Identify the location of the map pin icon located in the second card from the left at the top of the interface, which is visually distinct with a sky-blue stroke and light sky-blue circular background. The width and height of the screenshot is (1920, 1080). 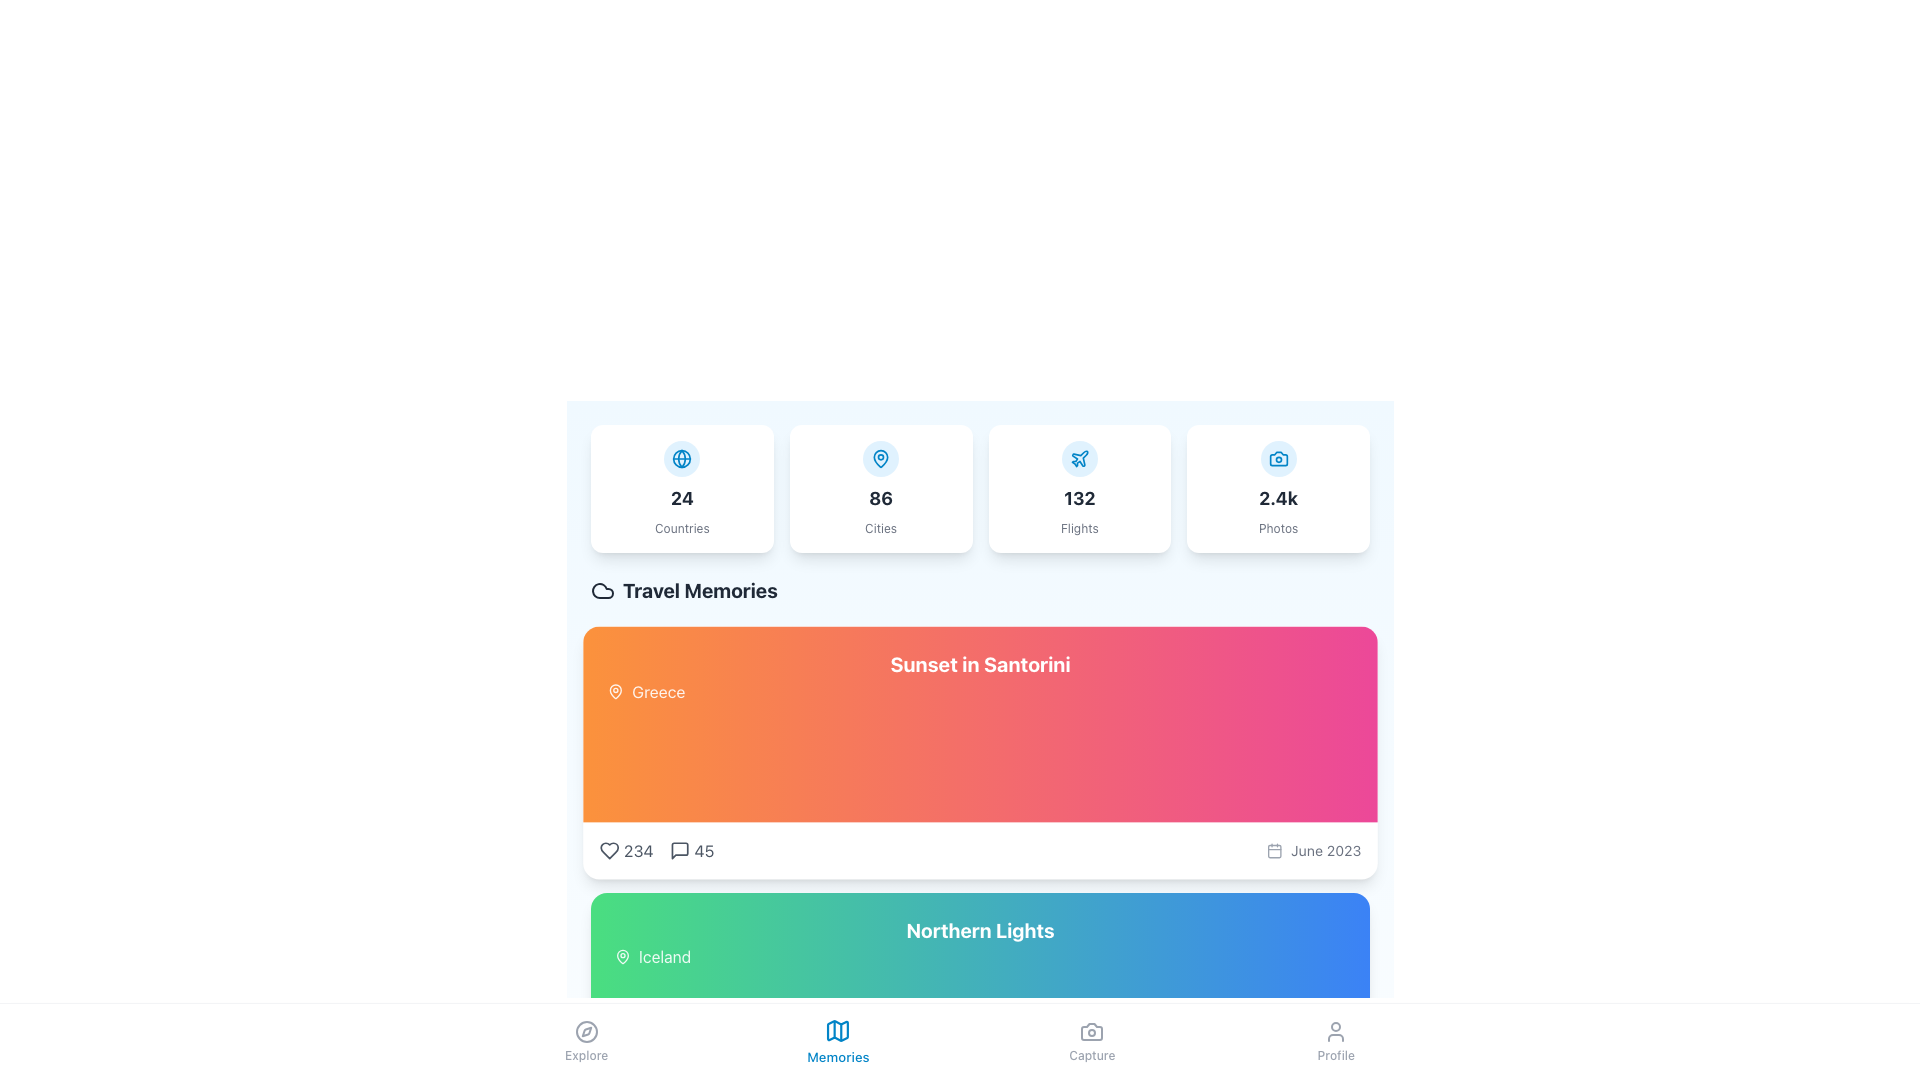
(880, 459).